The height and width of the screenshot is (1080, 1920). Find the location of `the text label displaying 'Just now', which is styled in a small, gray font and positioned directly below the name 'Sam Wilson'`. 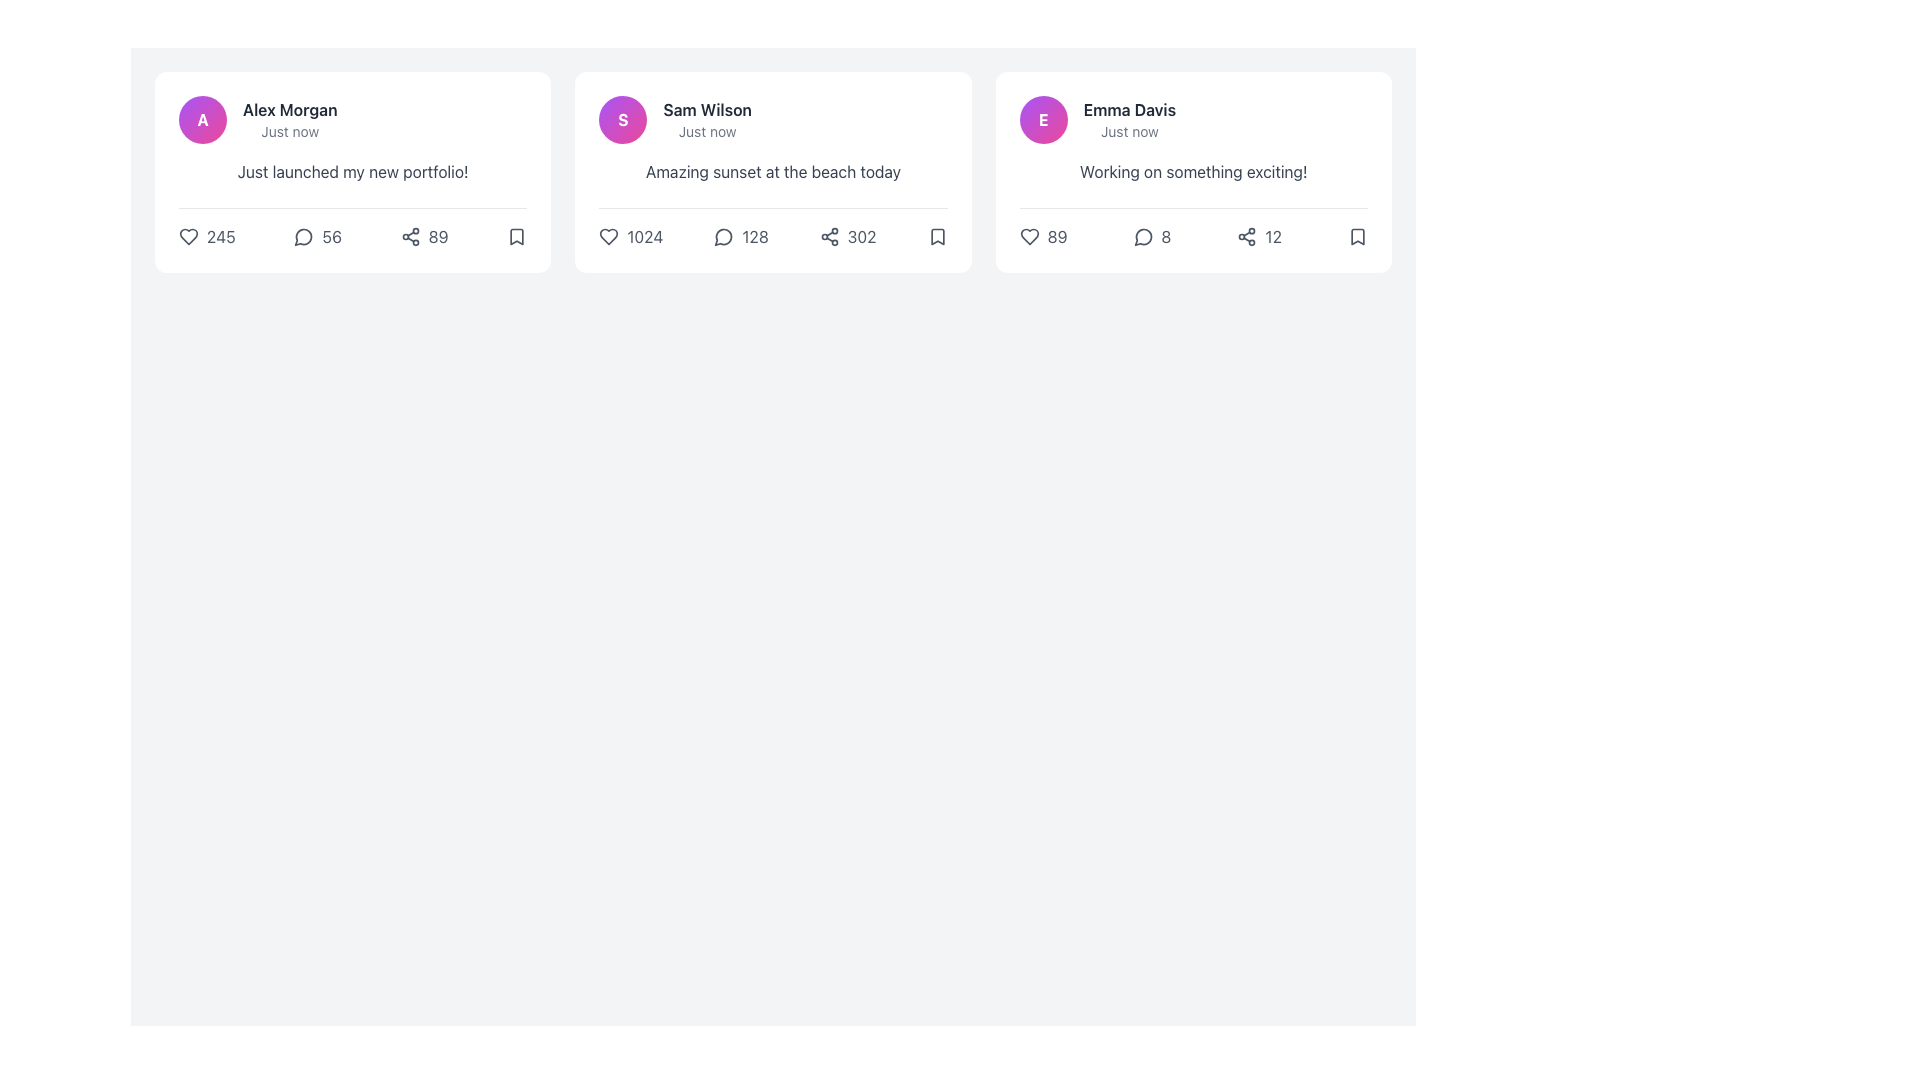

the text label displaying 'Just now', which is styled in a small, gray font and positioned directly below the name 'Sam Wilson' is located at coordinates (707, 131).